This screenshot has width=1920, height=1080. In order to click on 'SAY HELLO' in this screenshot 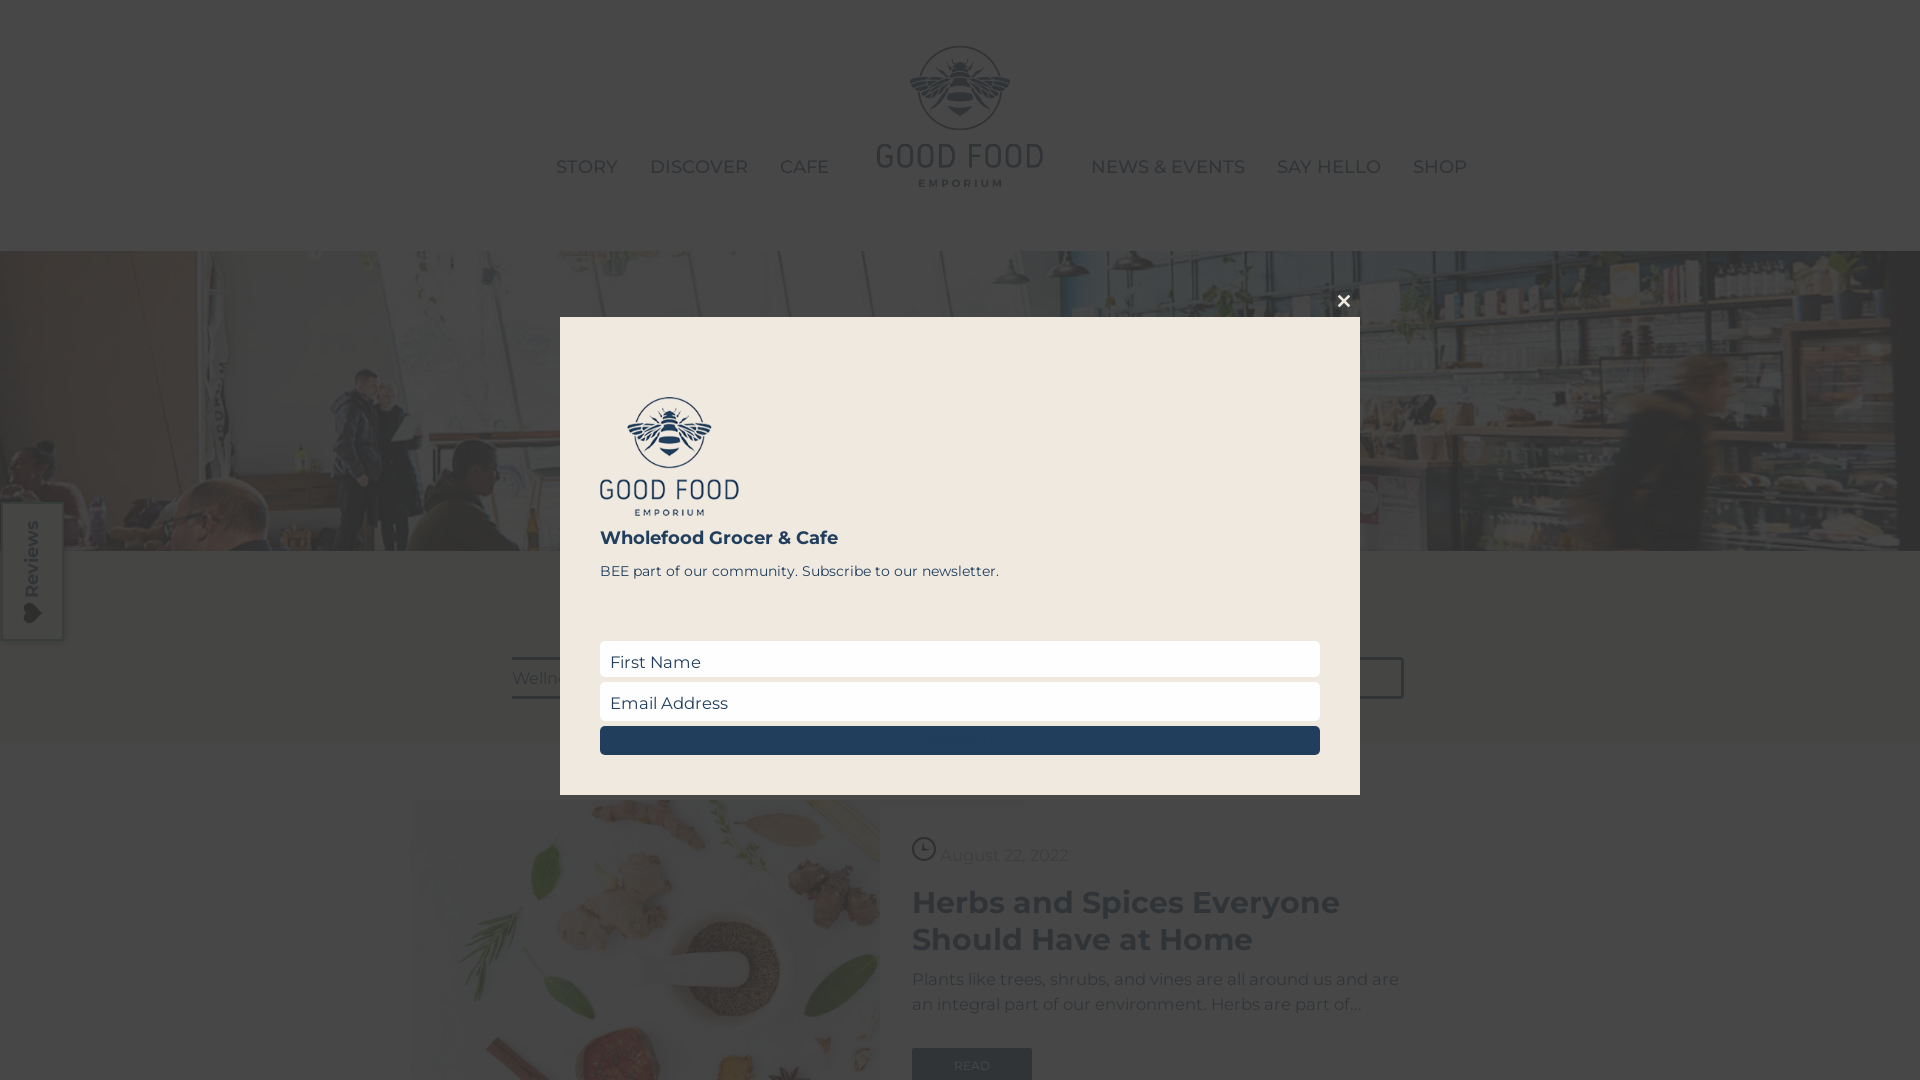, I will do `click(1260, 166)`.